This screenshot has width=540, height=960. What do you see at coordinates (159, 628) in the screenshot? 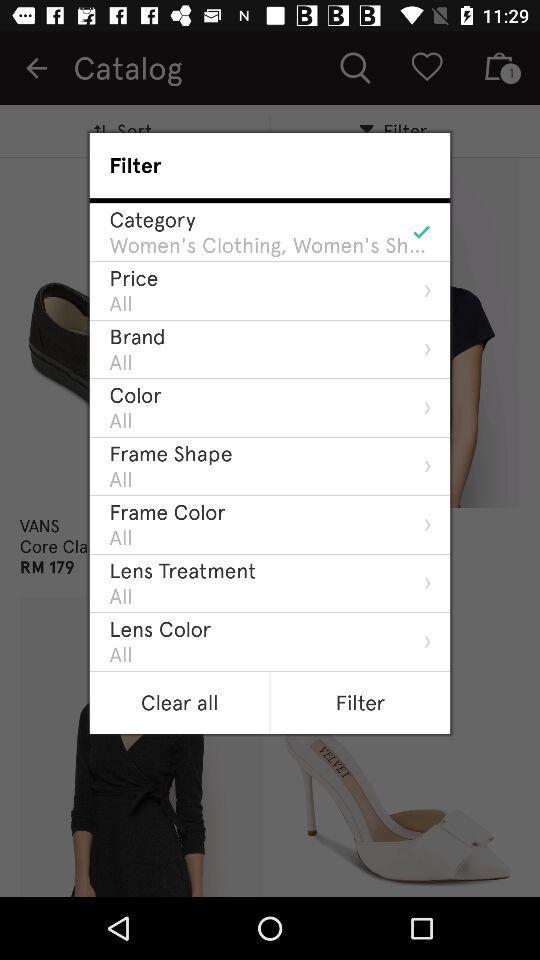
I see `the icon above the all` at bounding box center [159, 628].